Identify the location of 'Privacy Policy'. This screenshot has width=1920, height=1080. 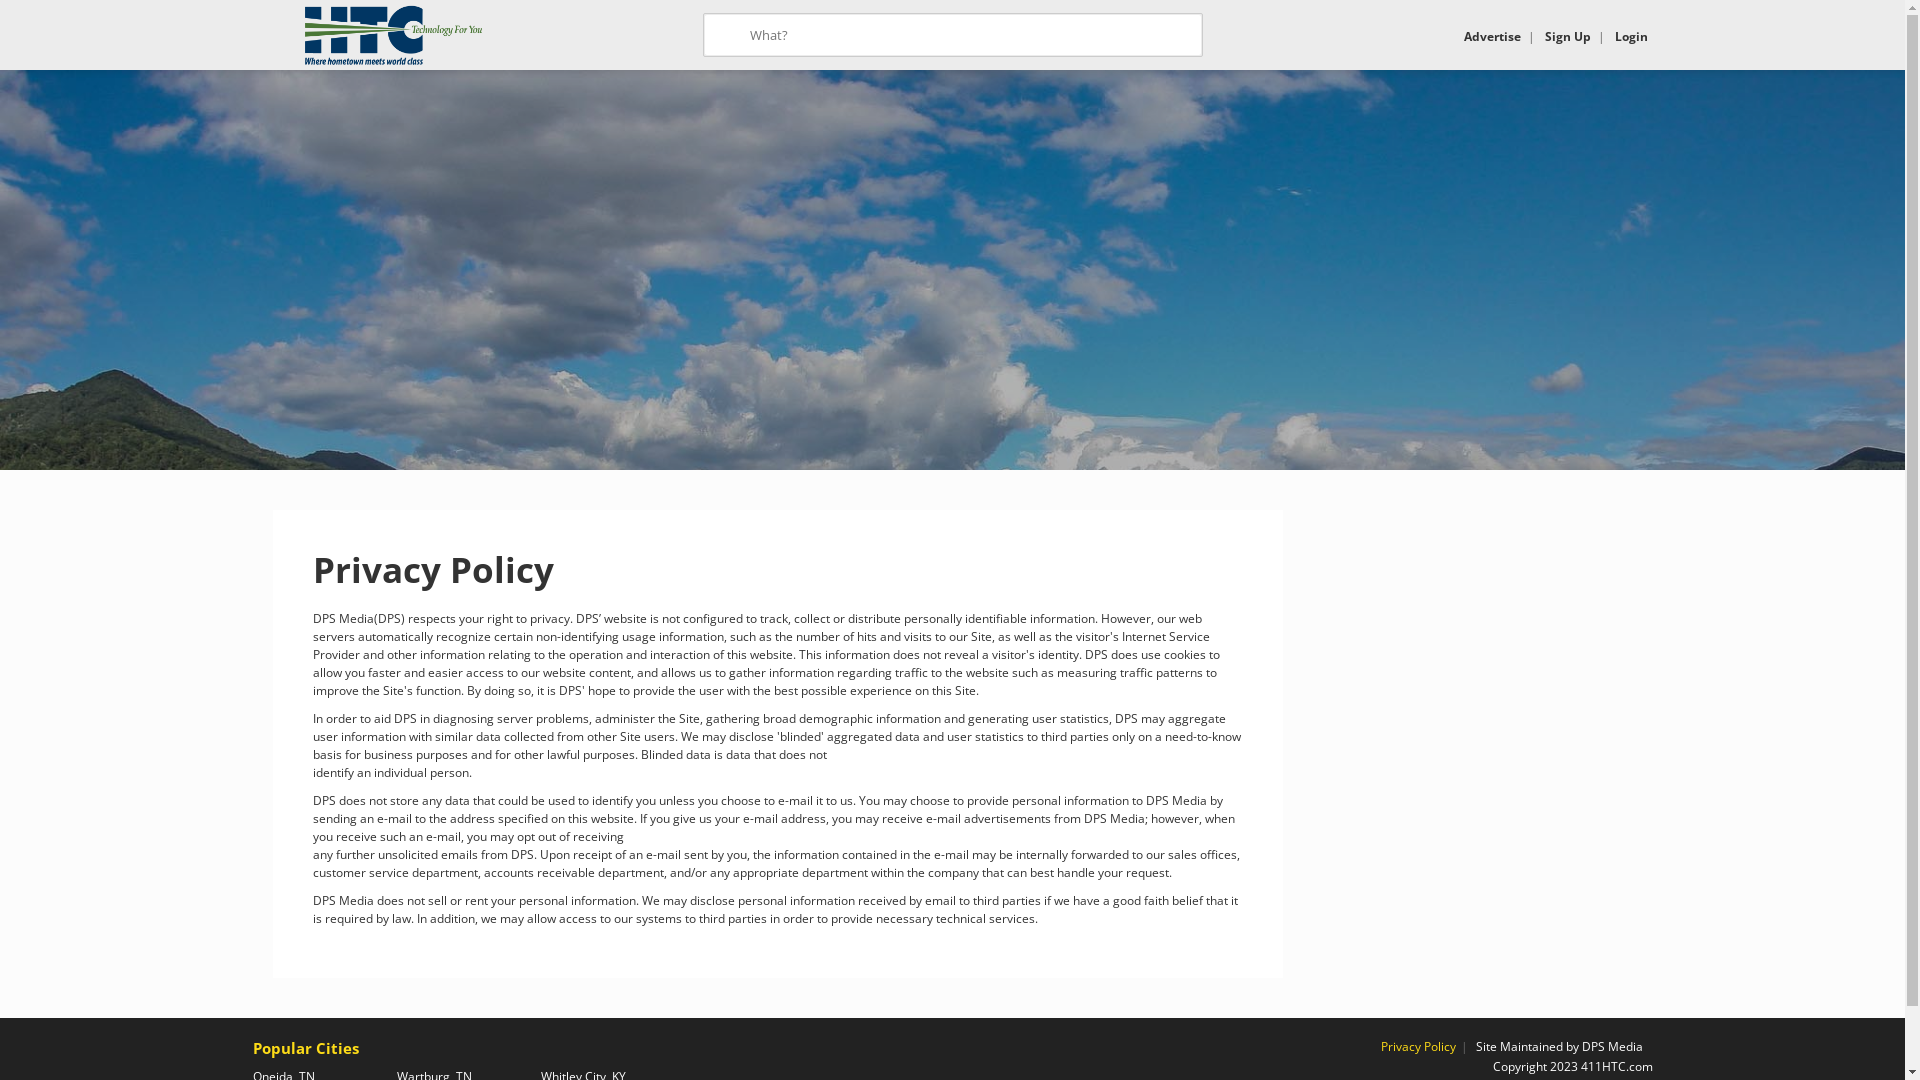
(1416, 1045).